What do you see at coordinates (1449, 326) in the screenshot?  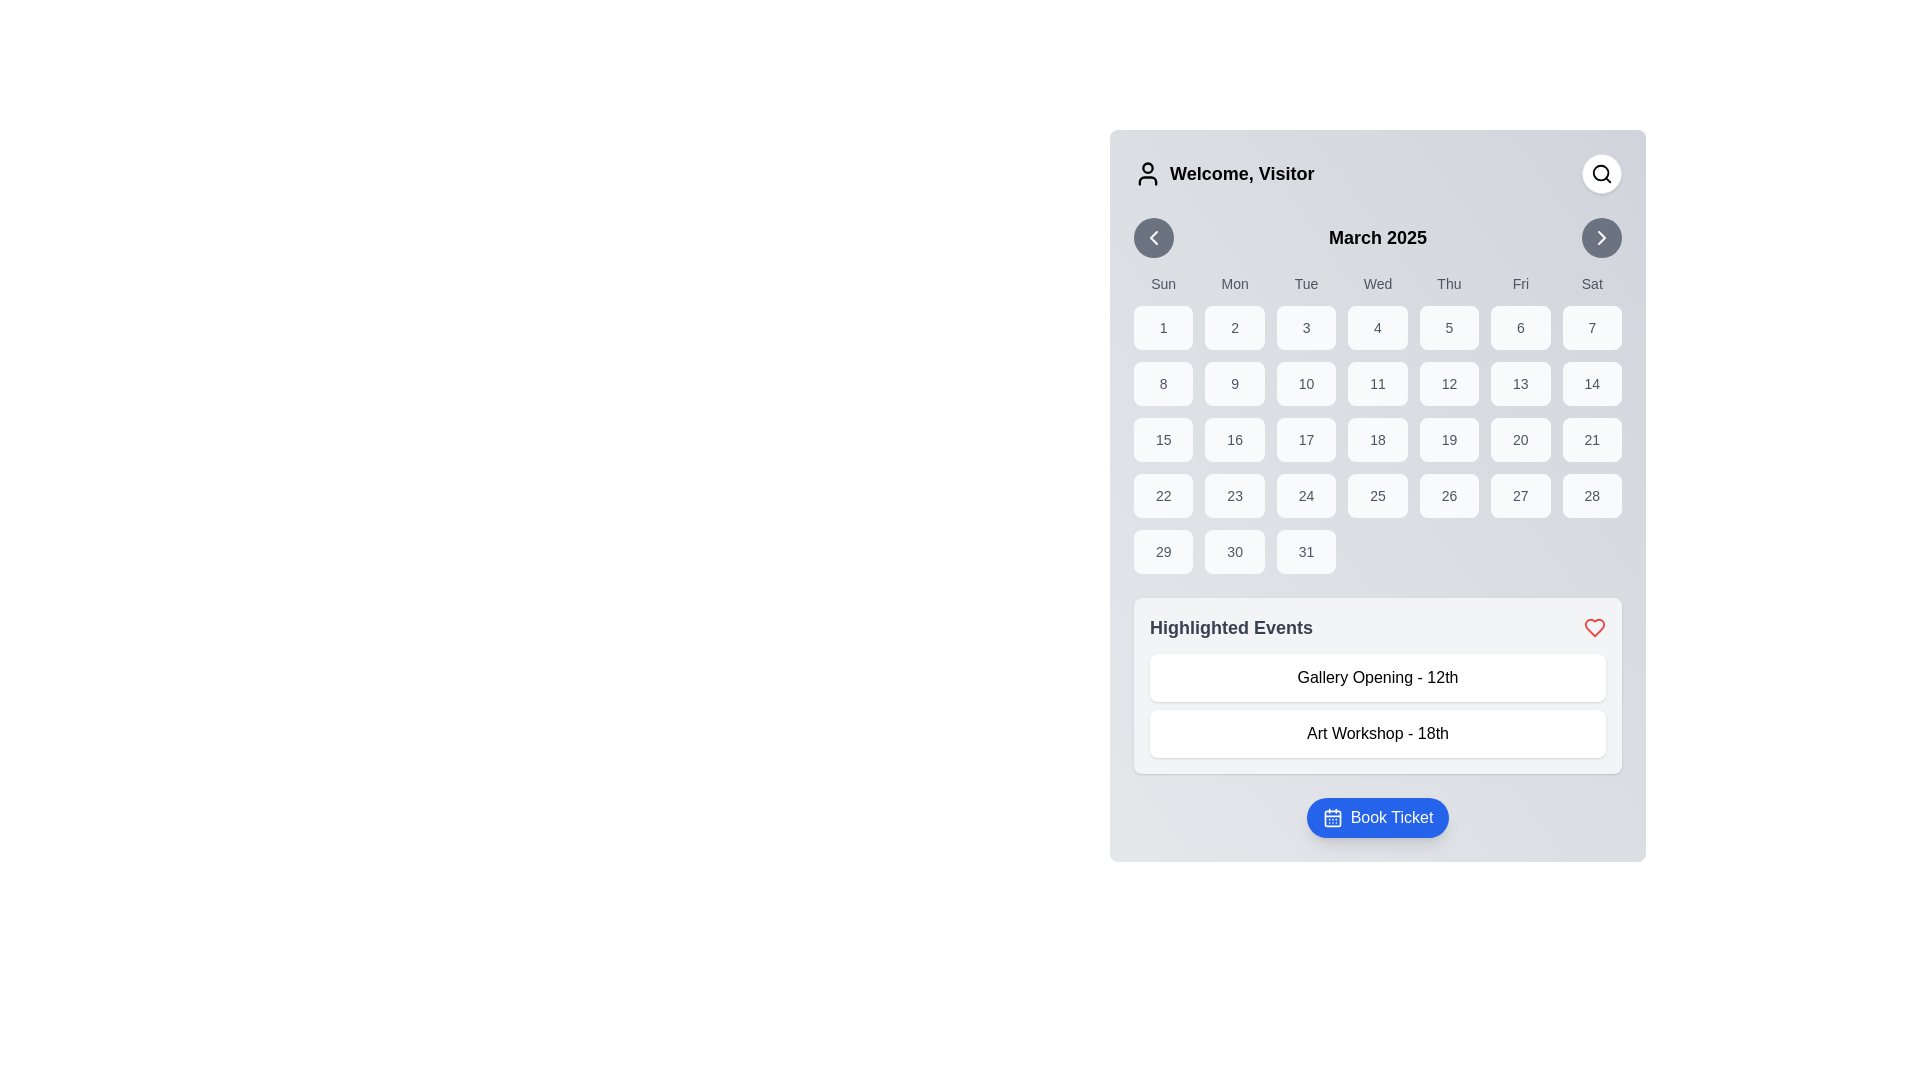 I see `the button representing the fifth day of March 2025 in the calendar` at bounding box center [1449, 326].